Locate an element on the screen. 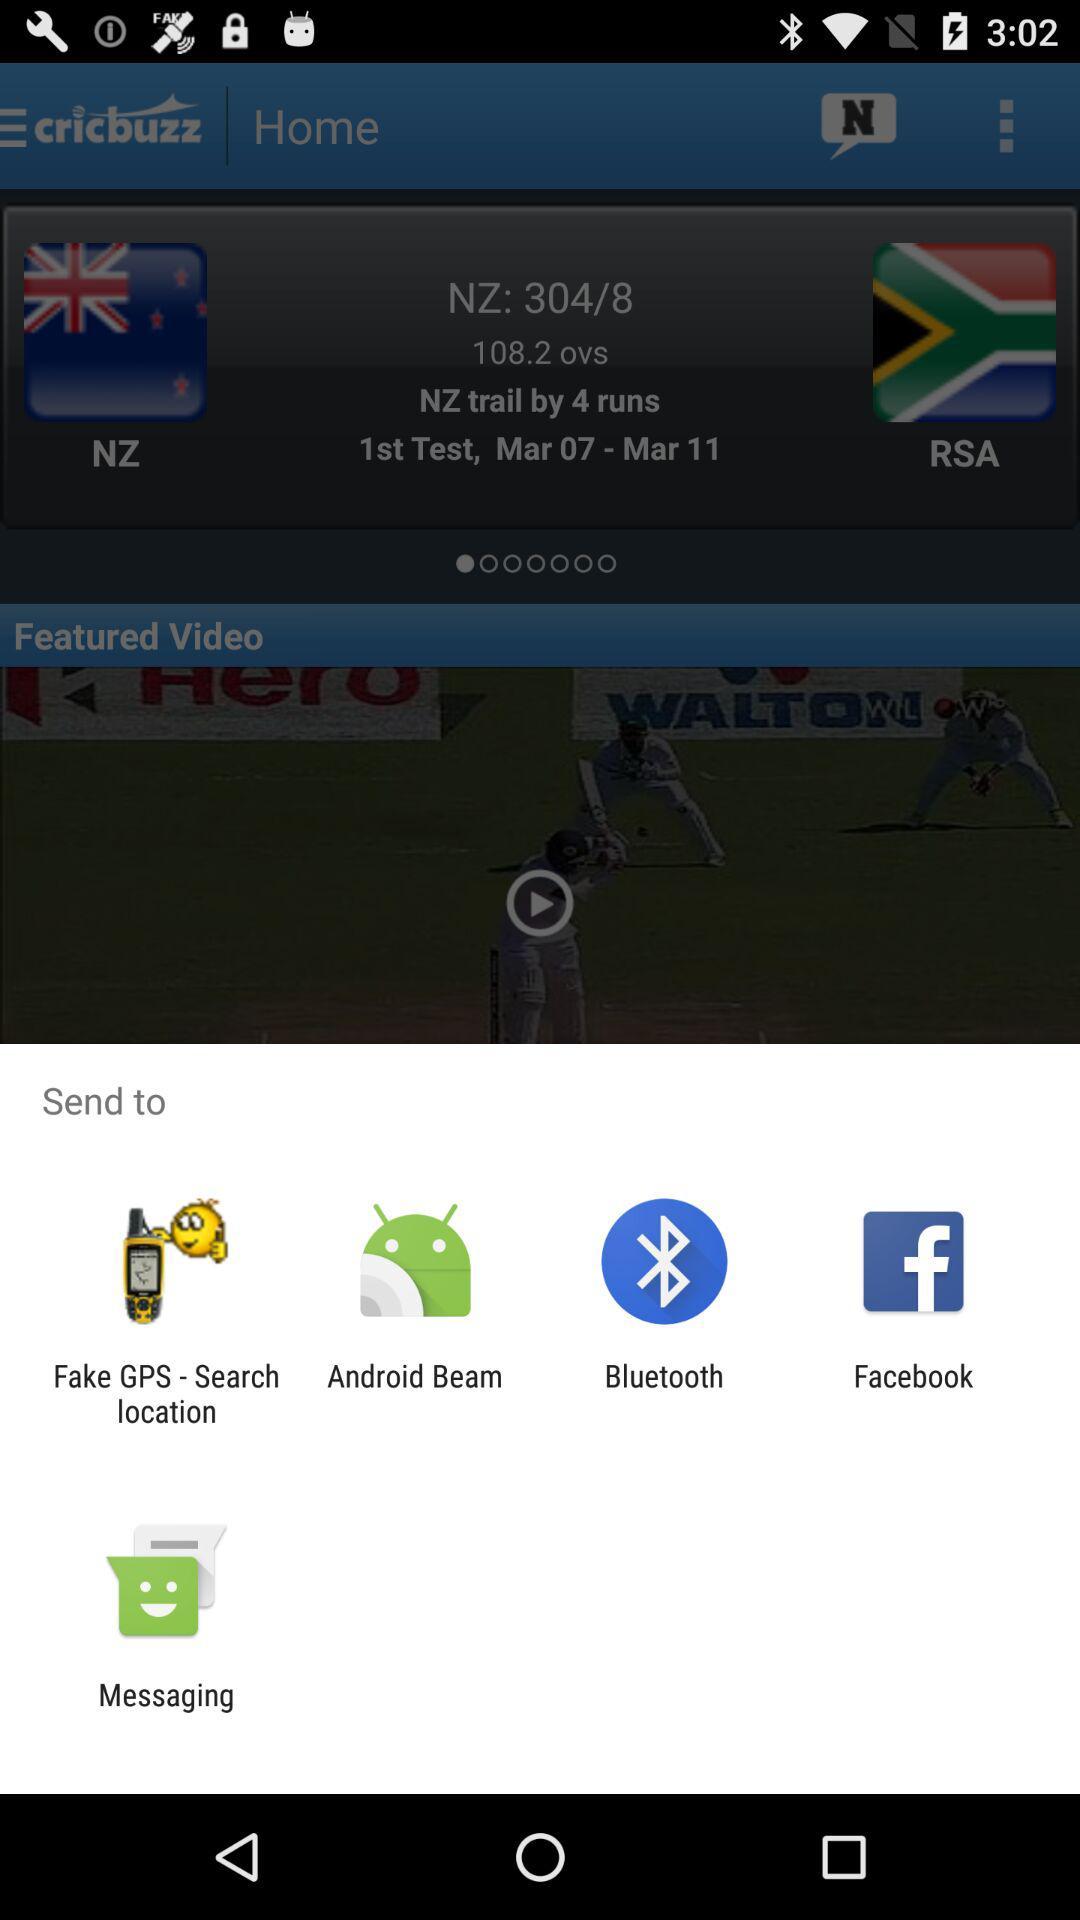  item to the right of the android beam is located at coordinates (664, 1392).